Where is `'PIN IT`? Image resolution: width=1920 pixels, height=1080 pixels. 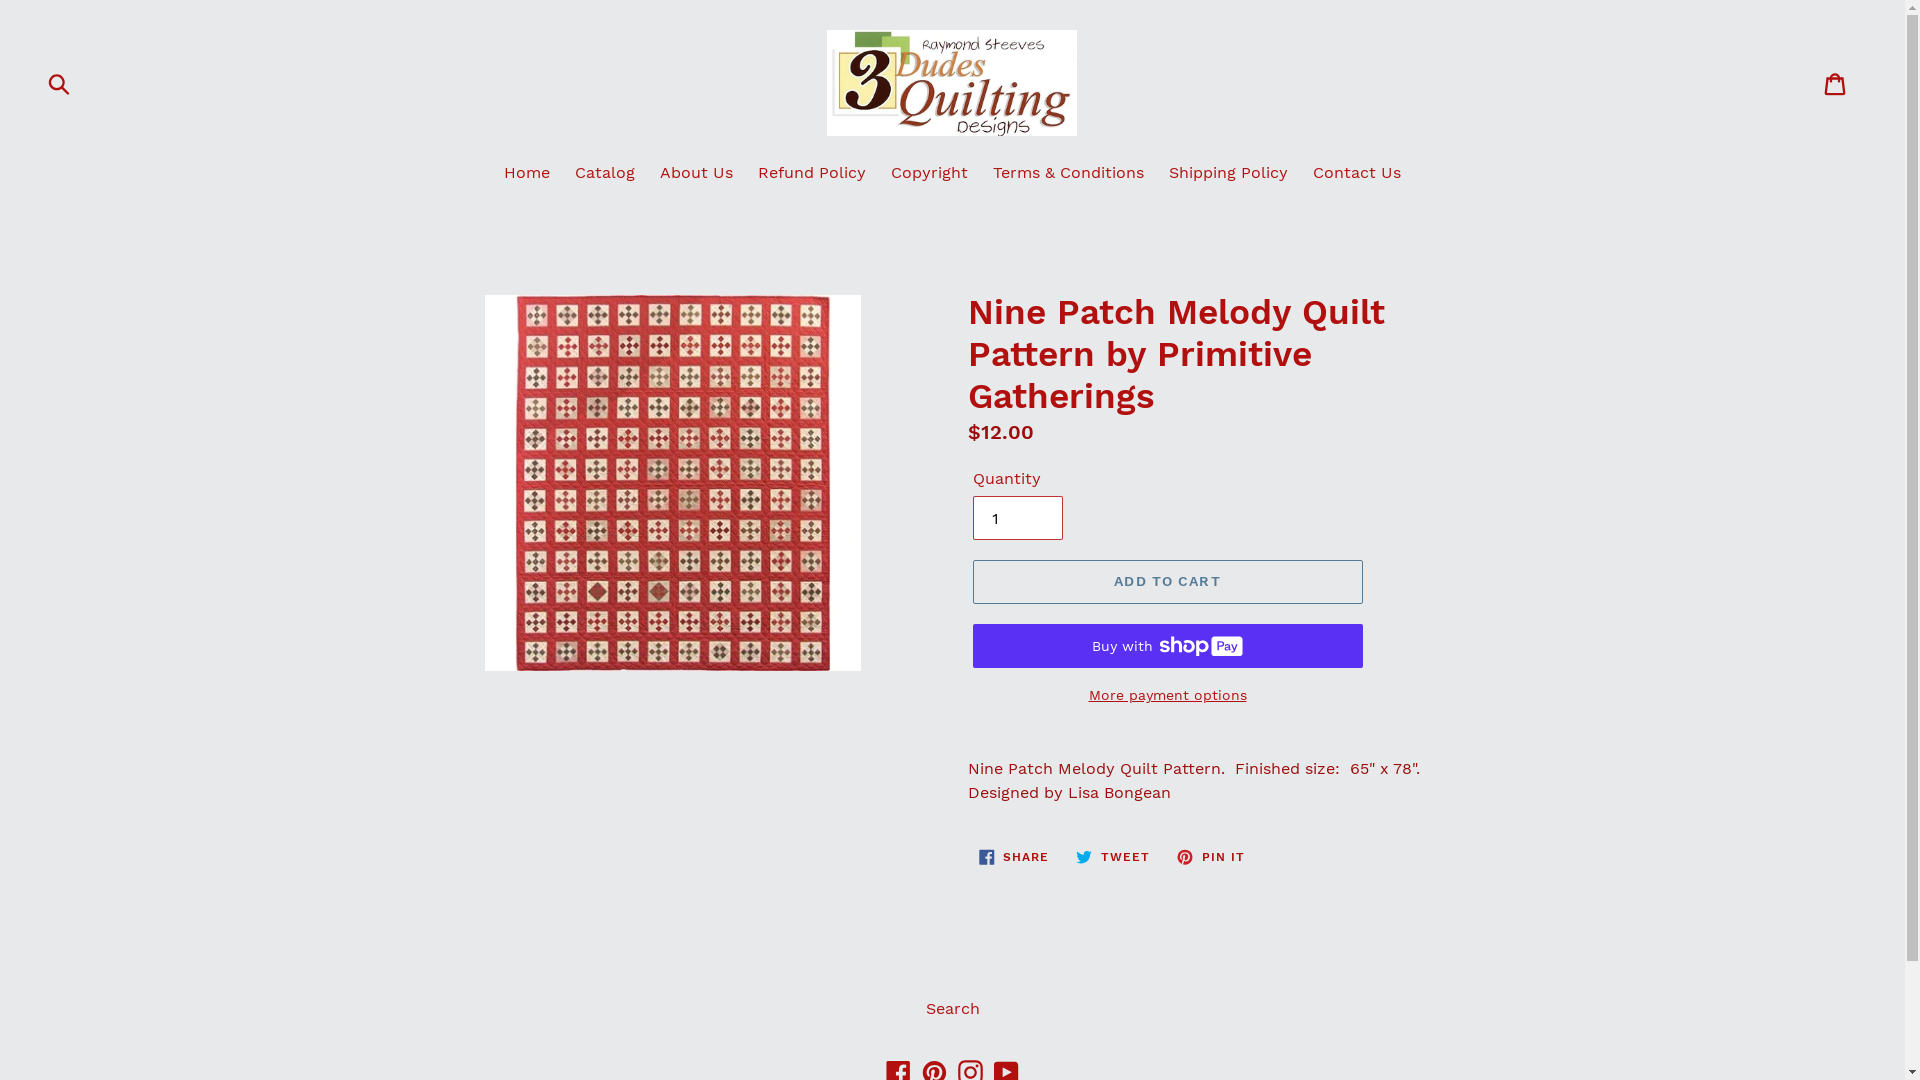
'PIN IT is located at coordinates (1209, 855).